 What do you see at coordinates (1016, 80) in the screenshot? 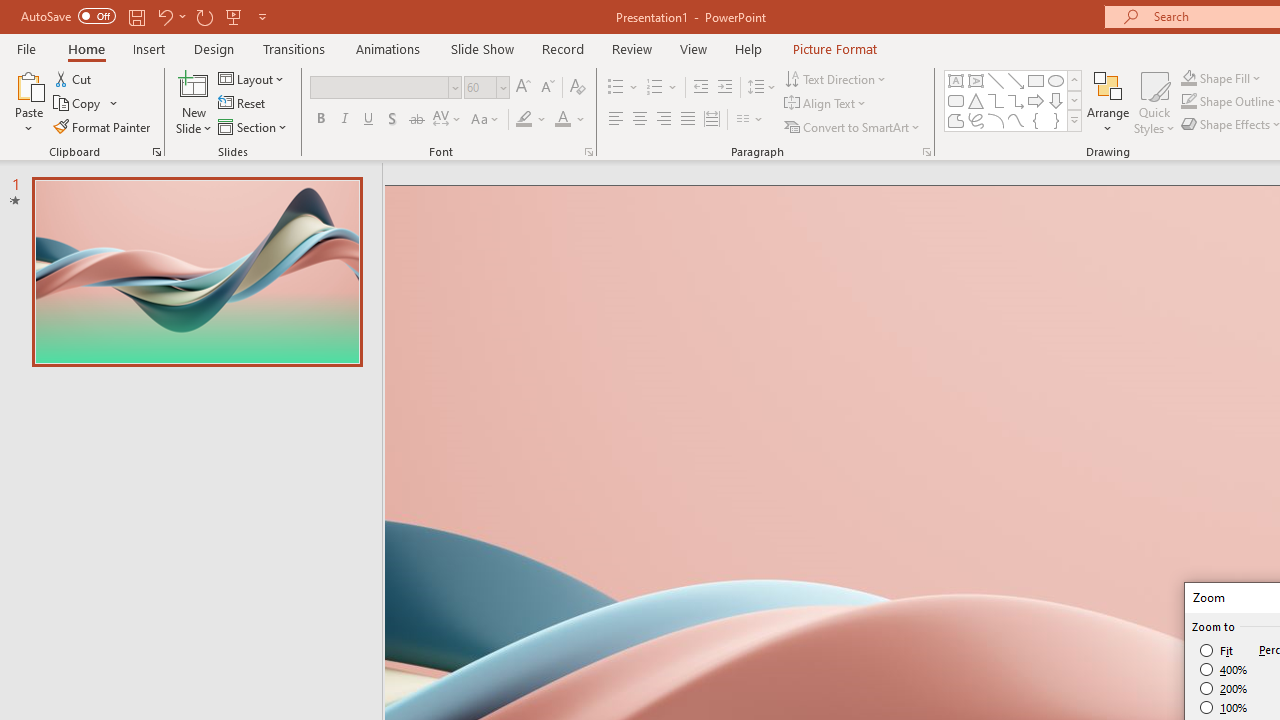
I see `'Line Arrow'` at bounding box center [1016, 80].